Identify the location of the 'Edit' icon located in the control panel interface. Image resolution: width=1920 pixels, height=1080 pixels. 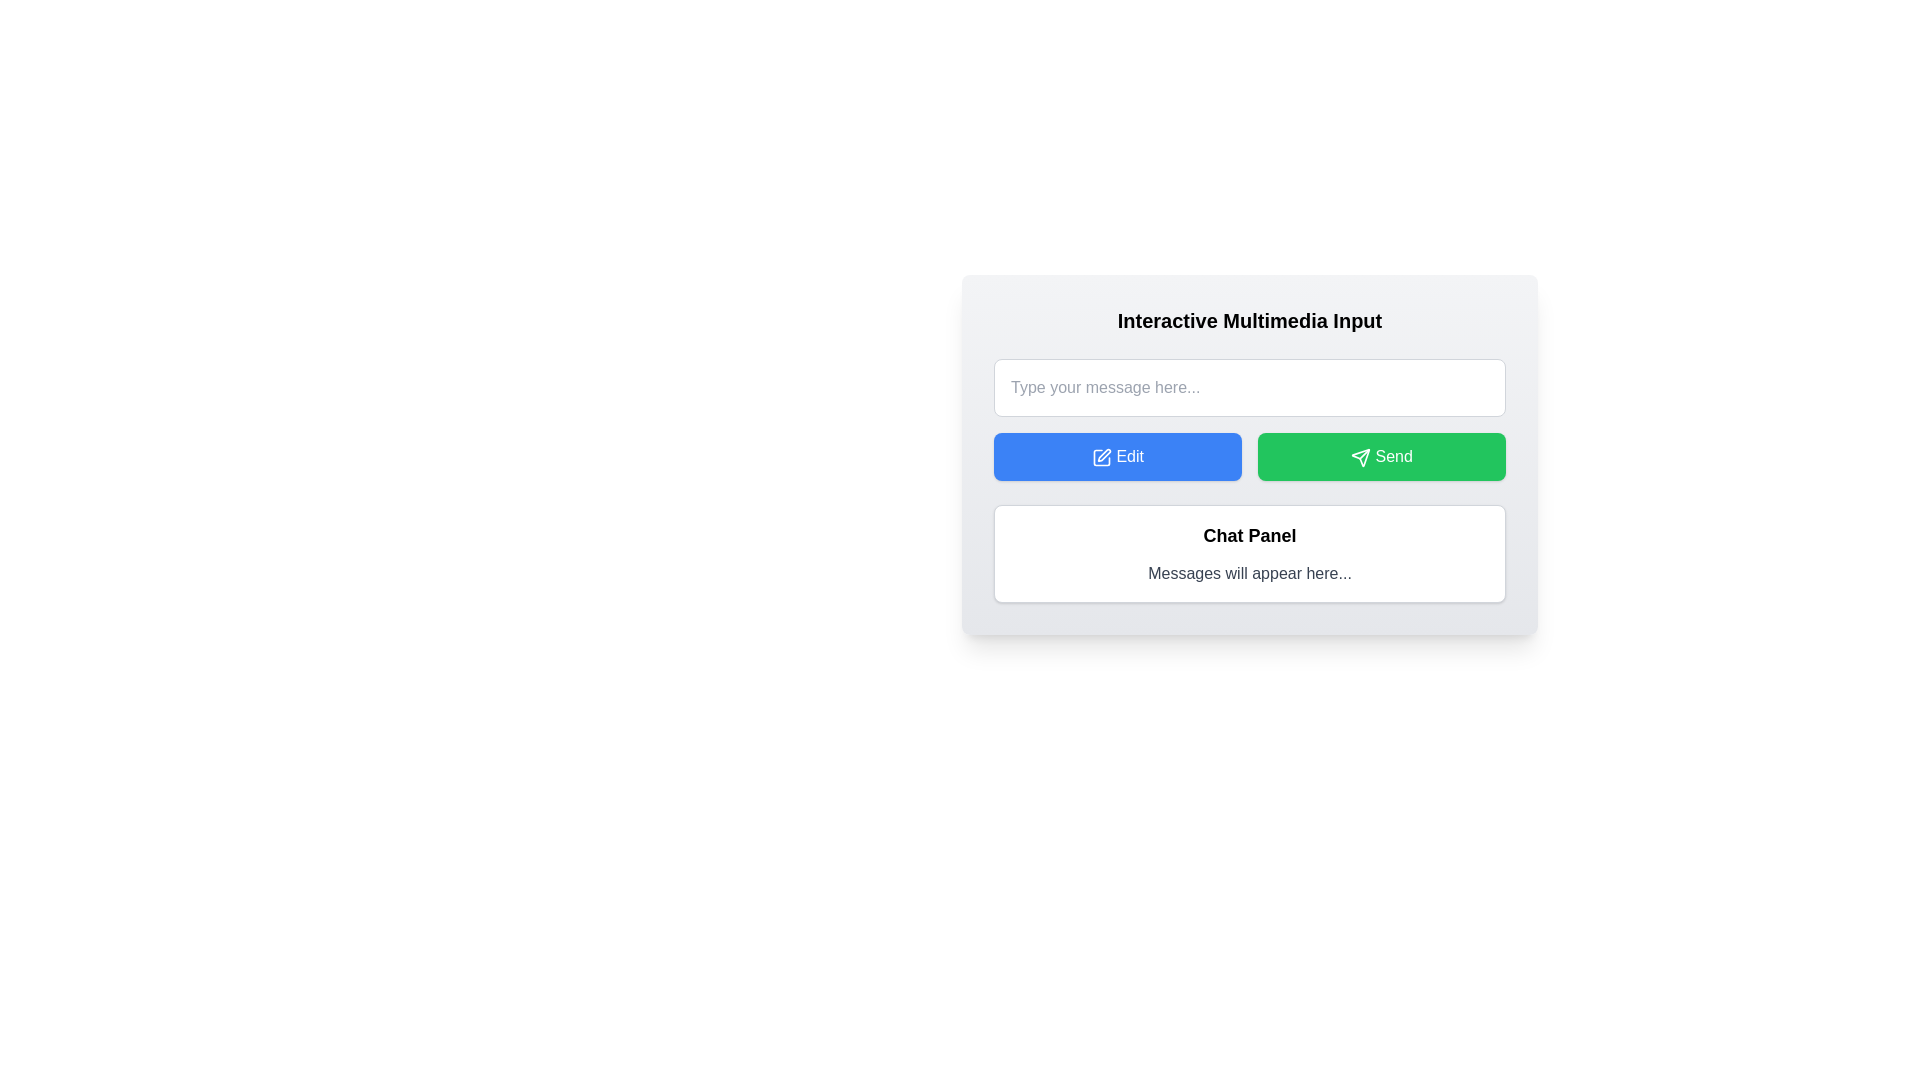
(1100, 457).